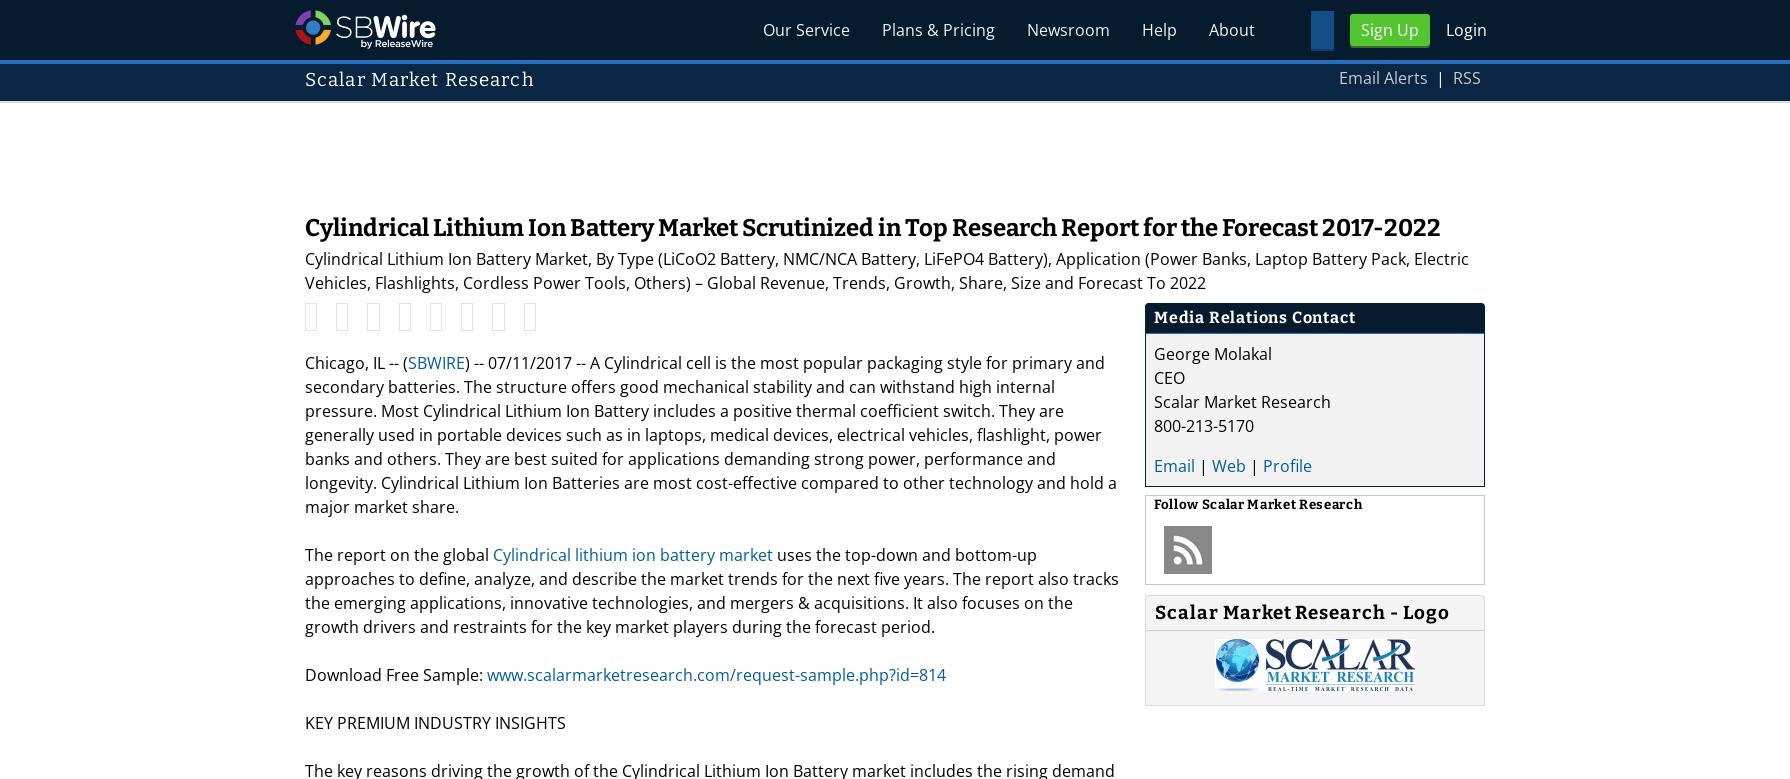 The height and width of the screenshot is (779, 1790). What do you see at coordinates (1154, 505) in the screenshot?
I see `'Follow'` at bounding box center [1154, 505].